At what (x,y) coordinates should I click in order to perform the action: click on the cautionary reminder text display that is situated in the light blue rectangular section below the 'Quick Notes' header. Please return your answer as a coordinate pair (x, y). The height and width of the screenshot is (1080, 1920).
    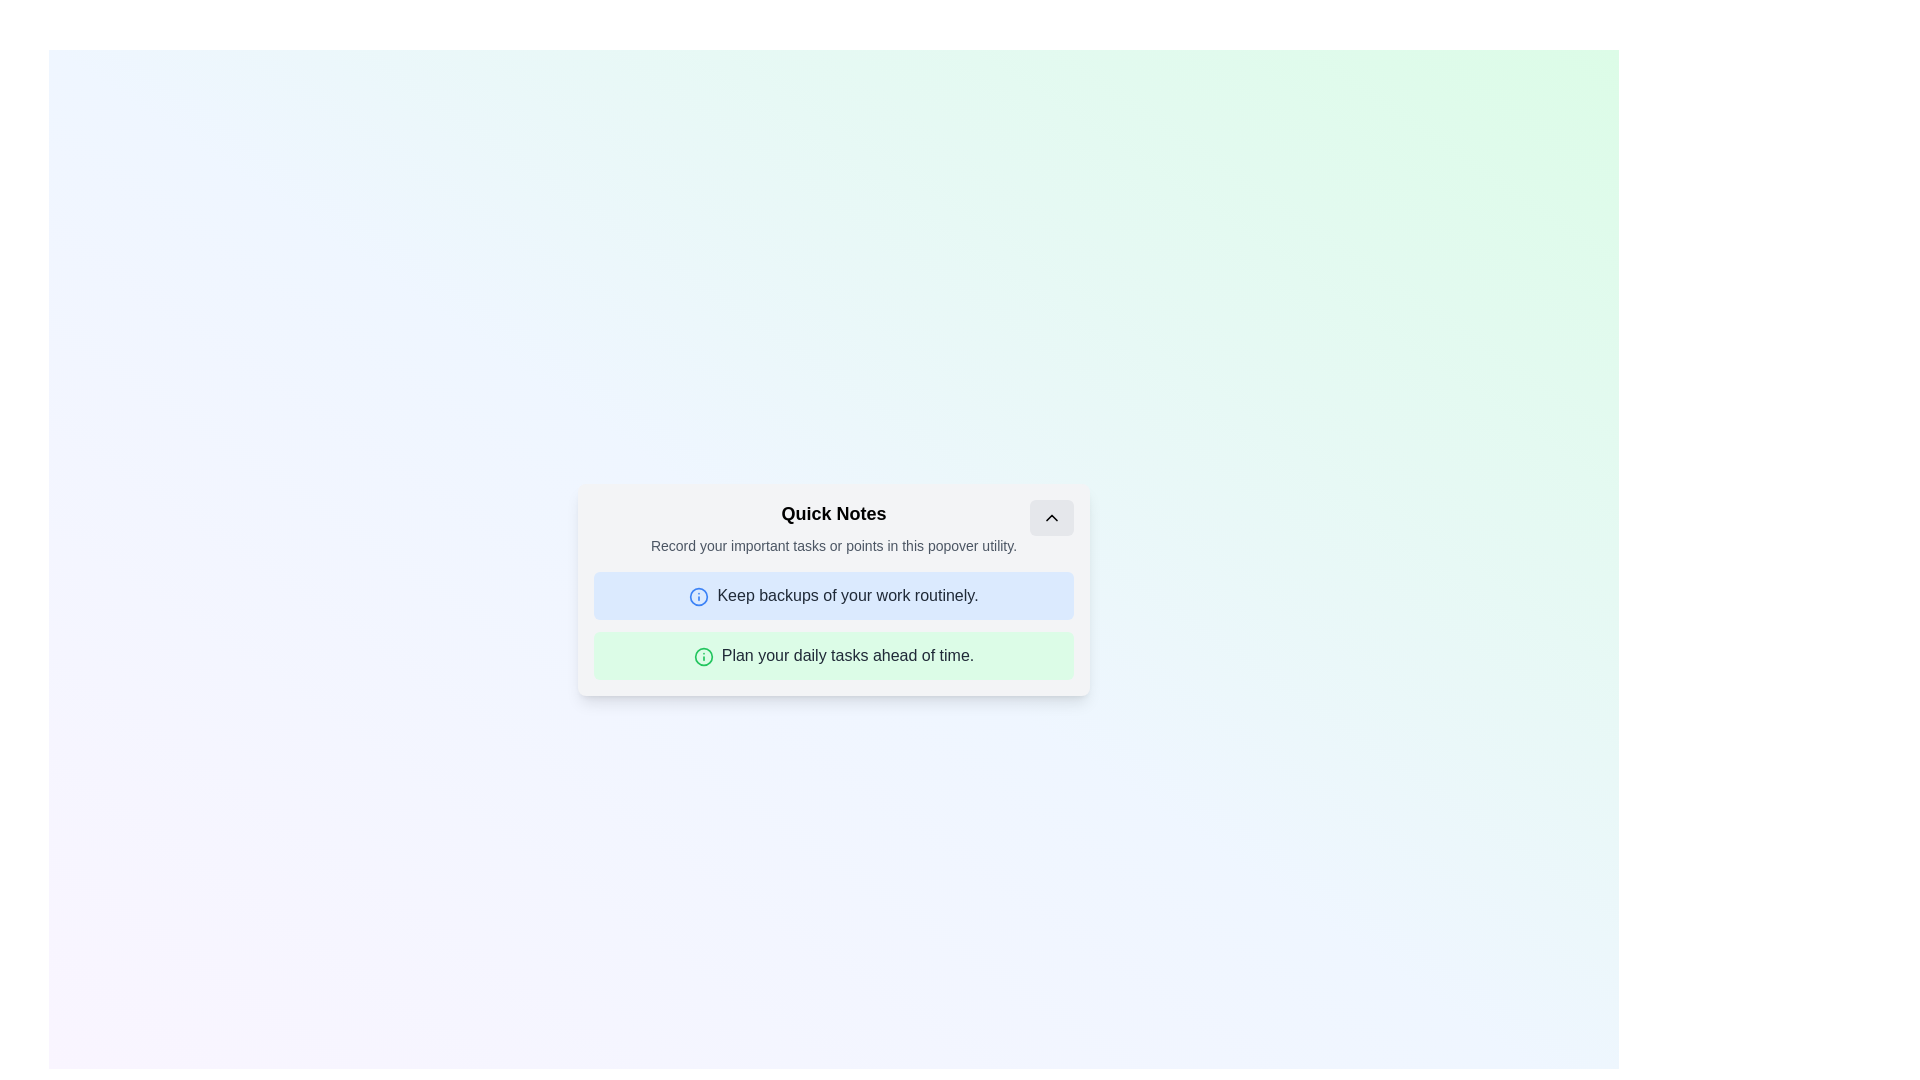
    Looking at the image, I should click on (848, 594).